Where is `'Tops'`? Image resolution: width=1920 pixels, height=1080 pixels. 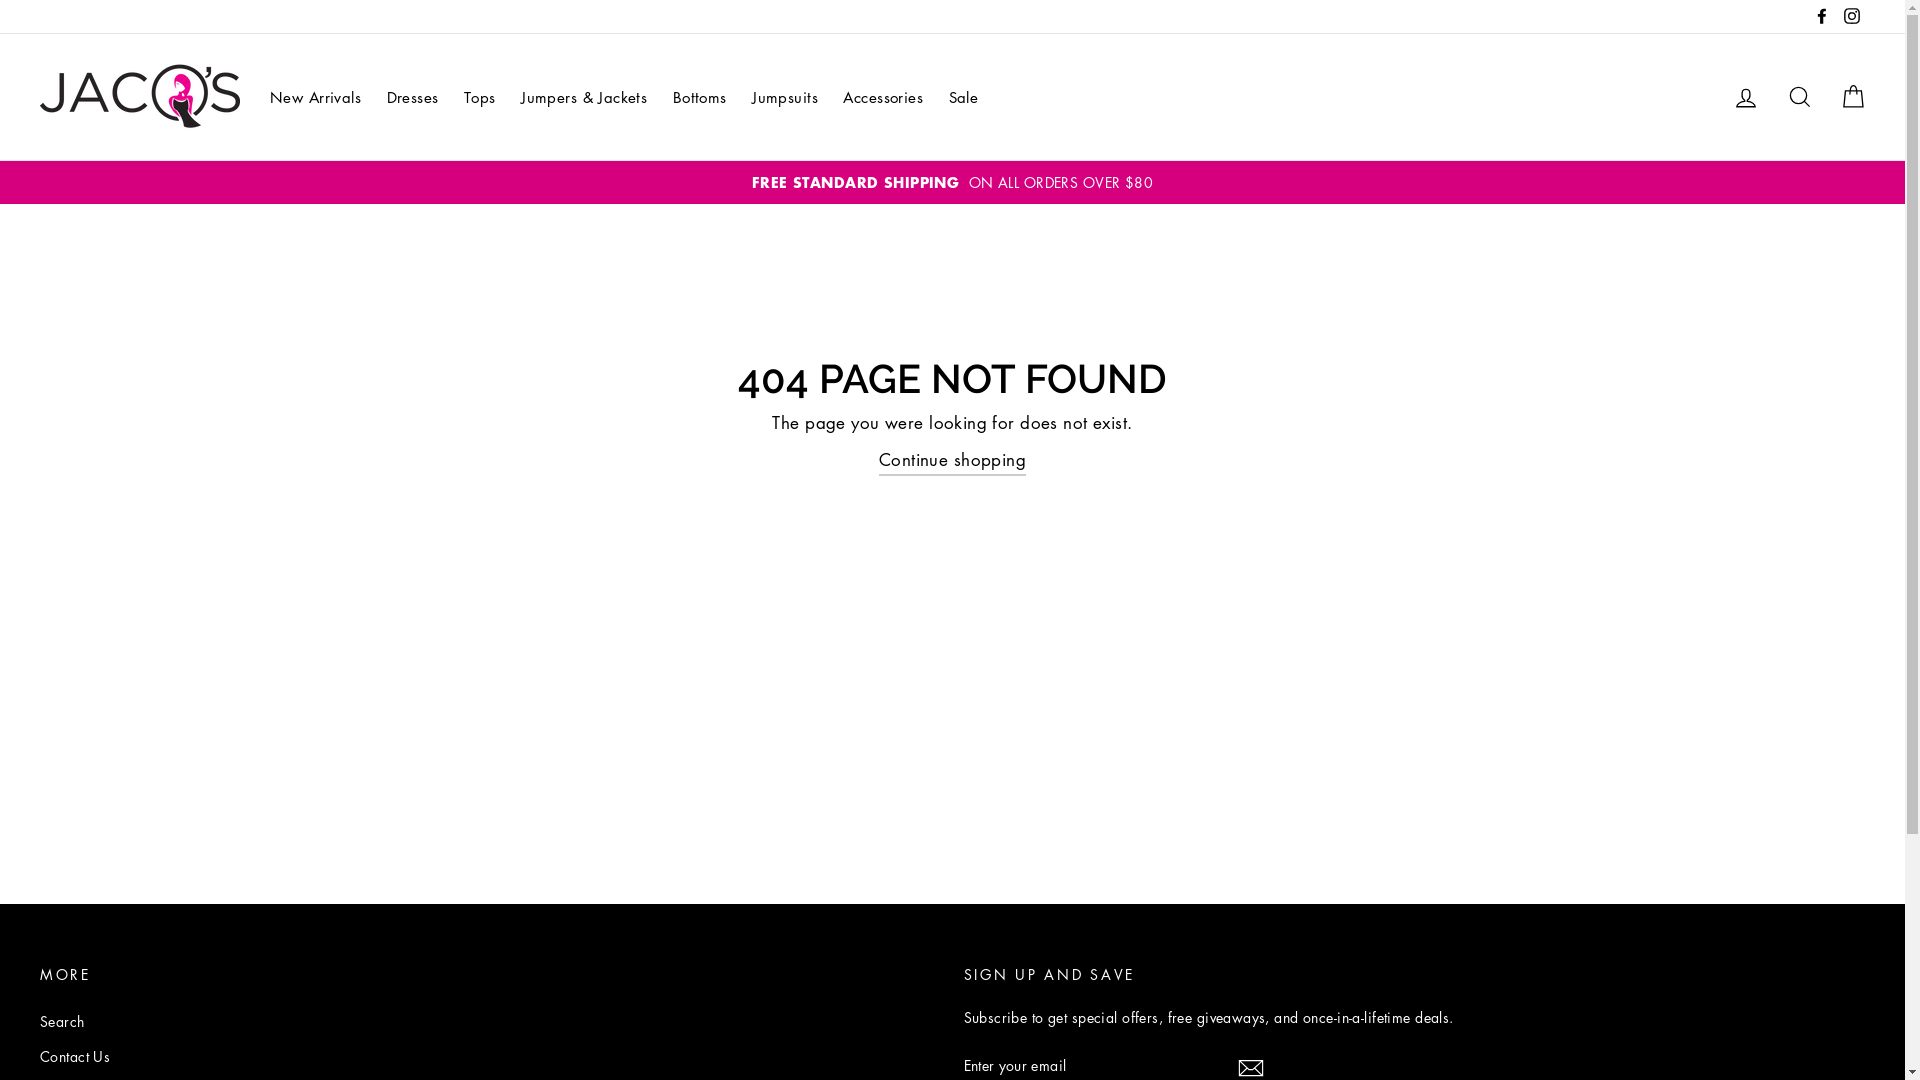 'Tops' is located at coordinates (480, 97).